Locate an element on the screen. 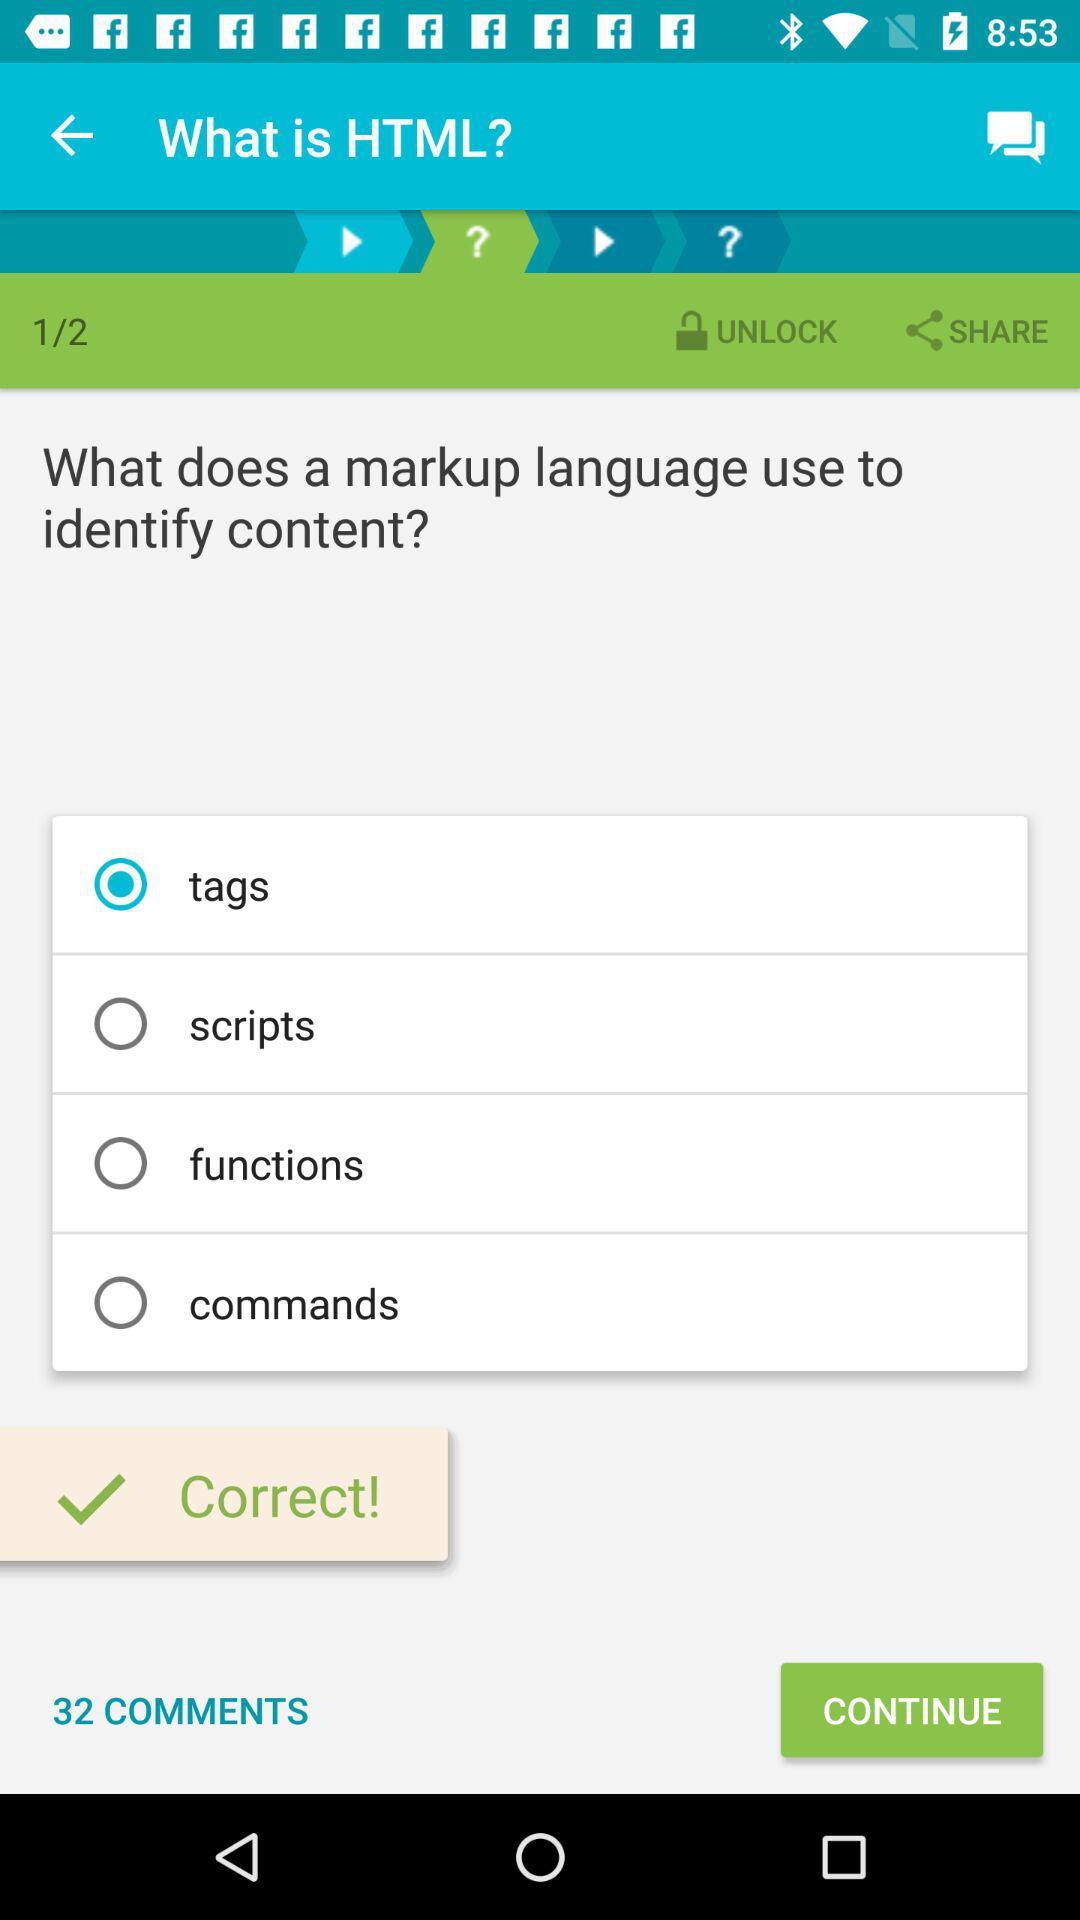 The height and width of the screenshot is (1920, 1080). next is located at coordinates (350, 240).